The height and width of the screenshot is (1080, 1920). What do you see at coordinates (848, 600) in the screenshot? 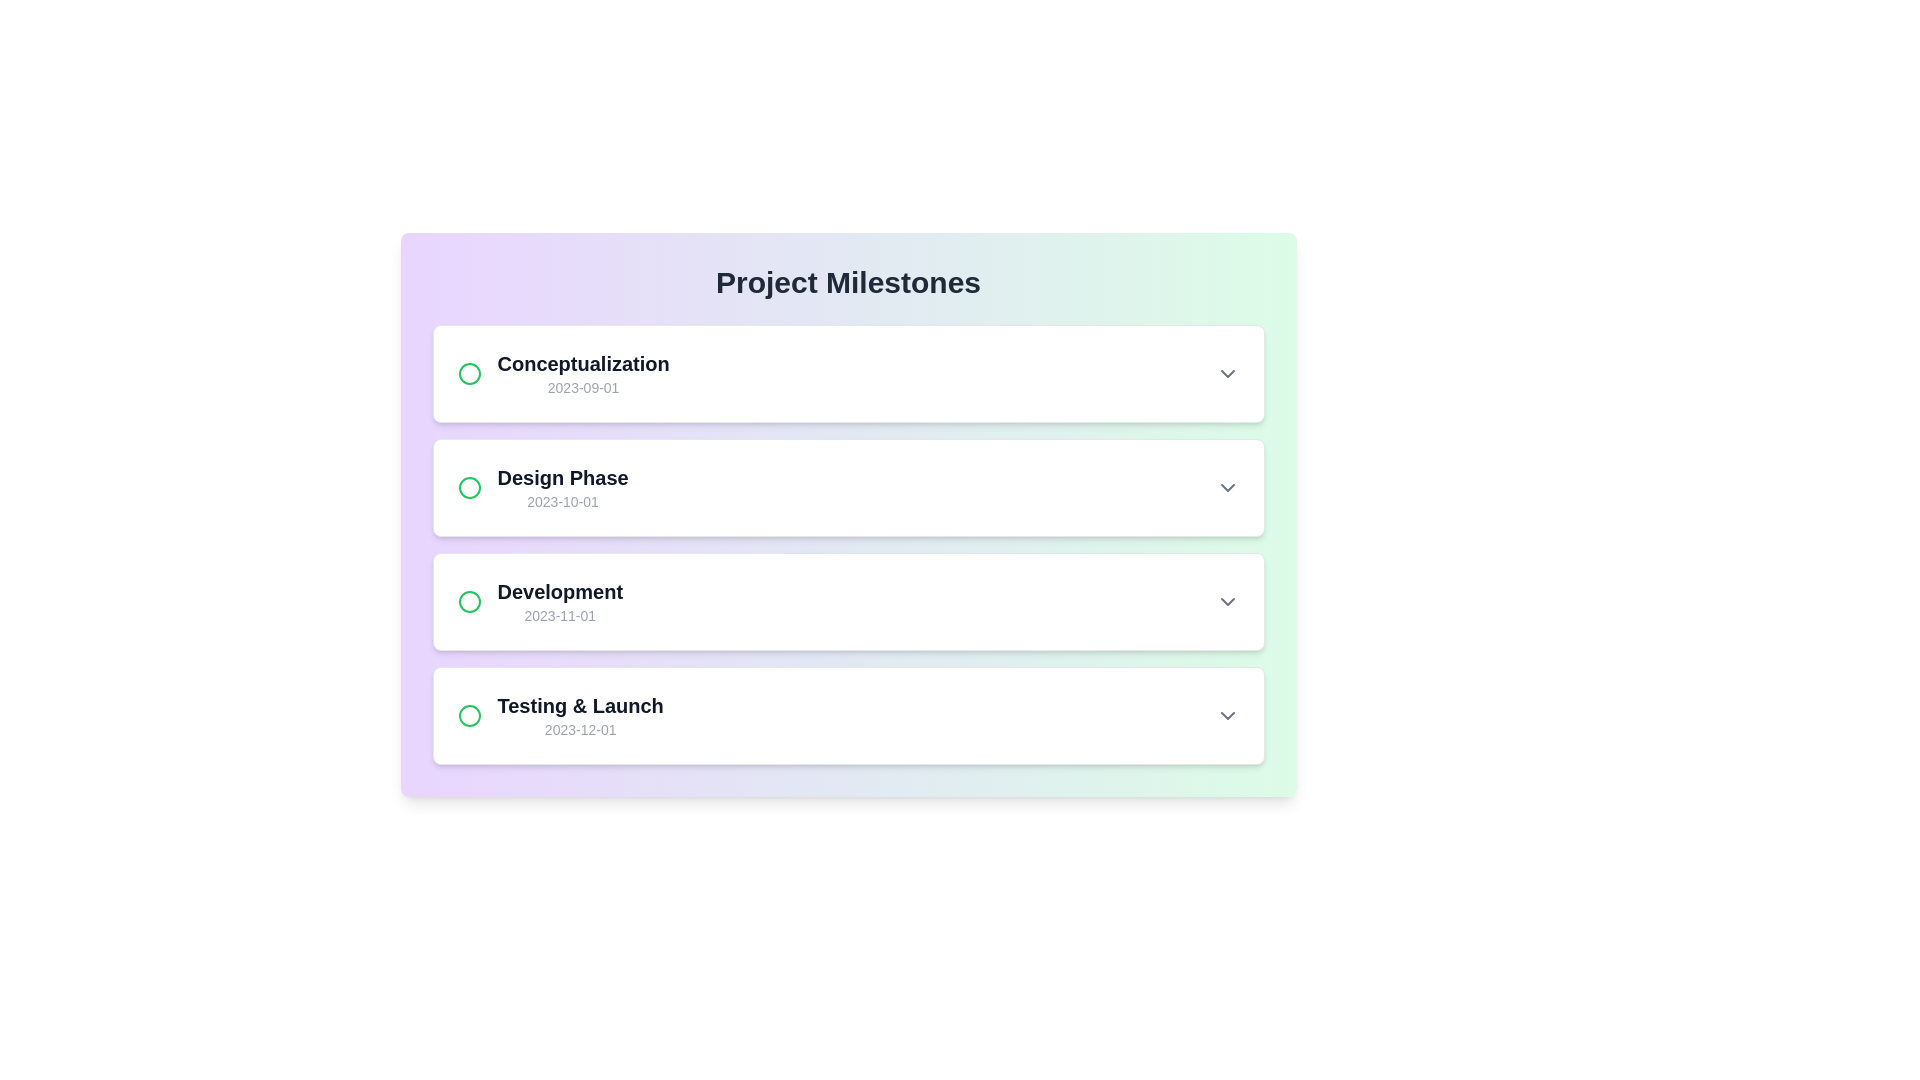
I see `the 'Development' card, which is the third card in the vertical list` at bounding box center [848, 600].